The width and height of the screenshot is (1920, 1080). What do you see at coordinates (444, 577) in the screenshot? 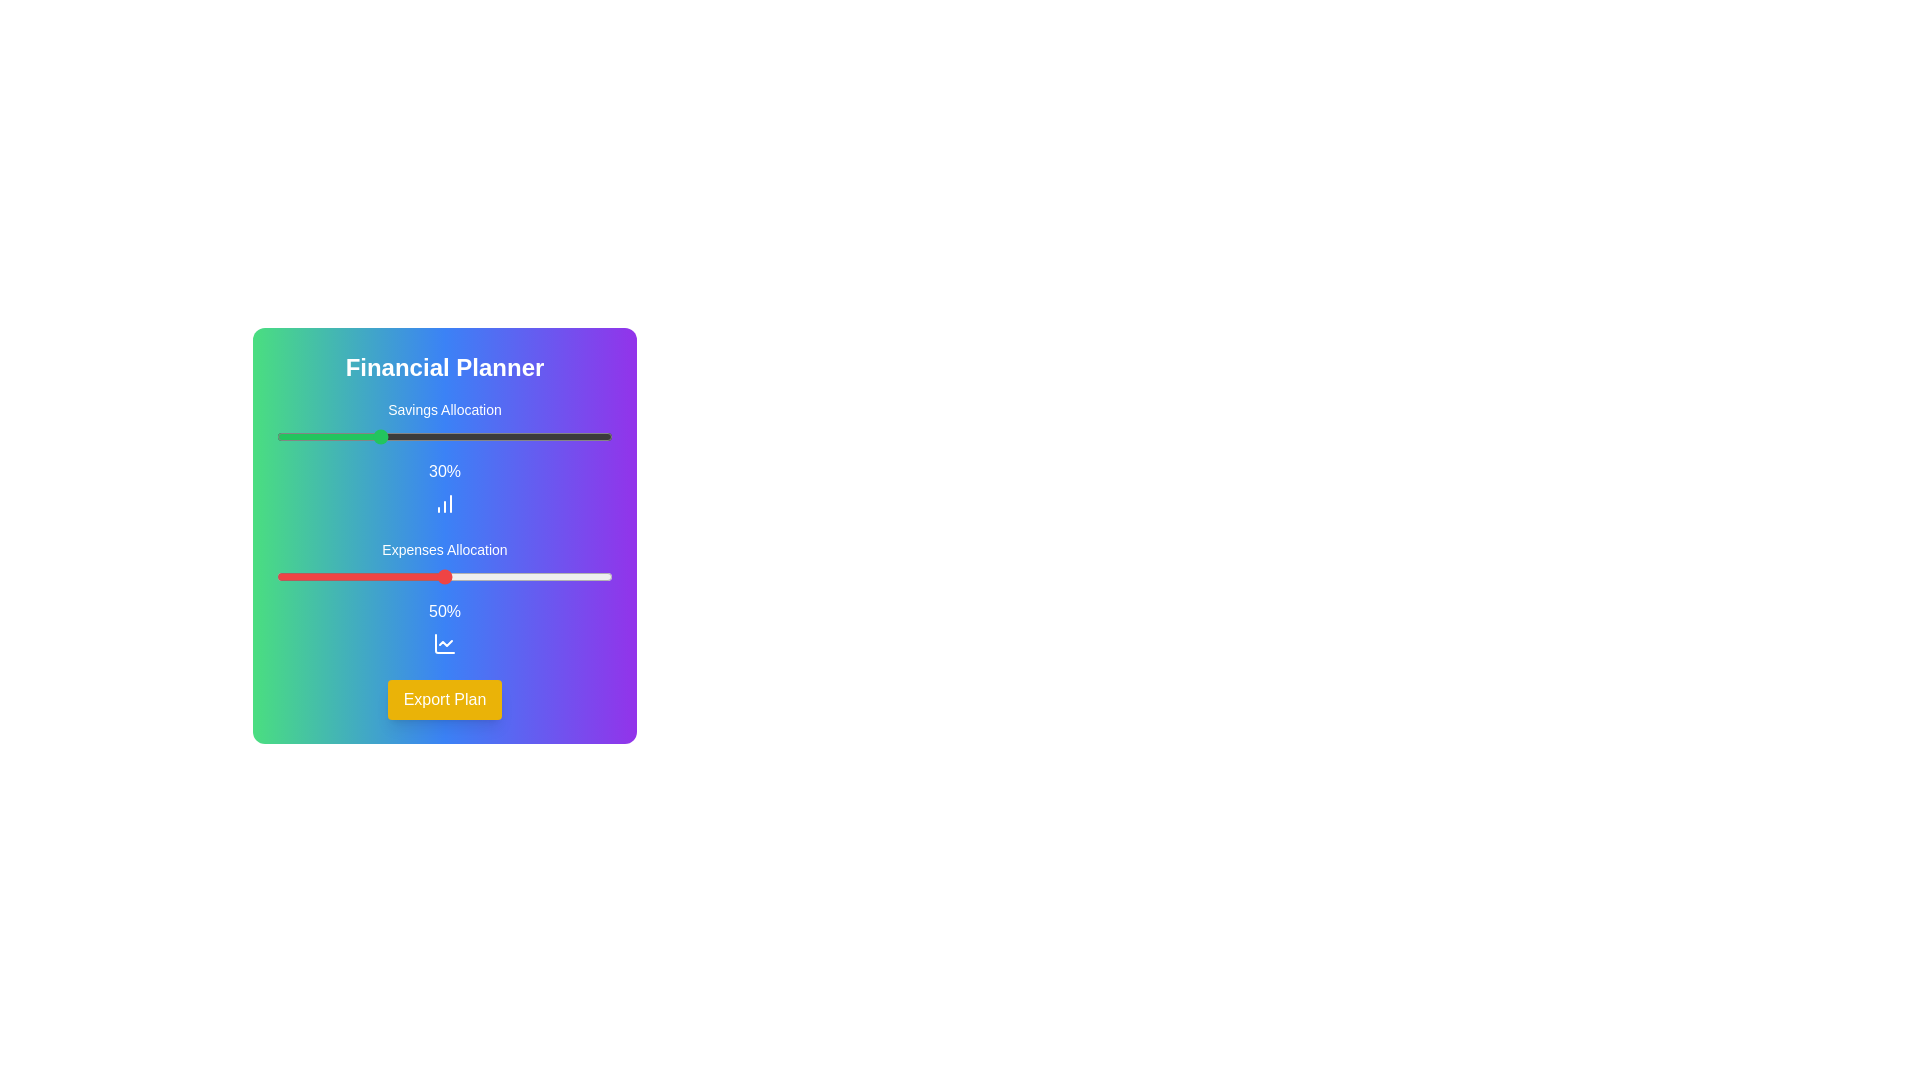
I see `and drag the circular red thumb of the range slider located beneath the 'Expenses Allocation' text to adjust its value` at bounding box center [444, 577].